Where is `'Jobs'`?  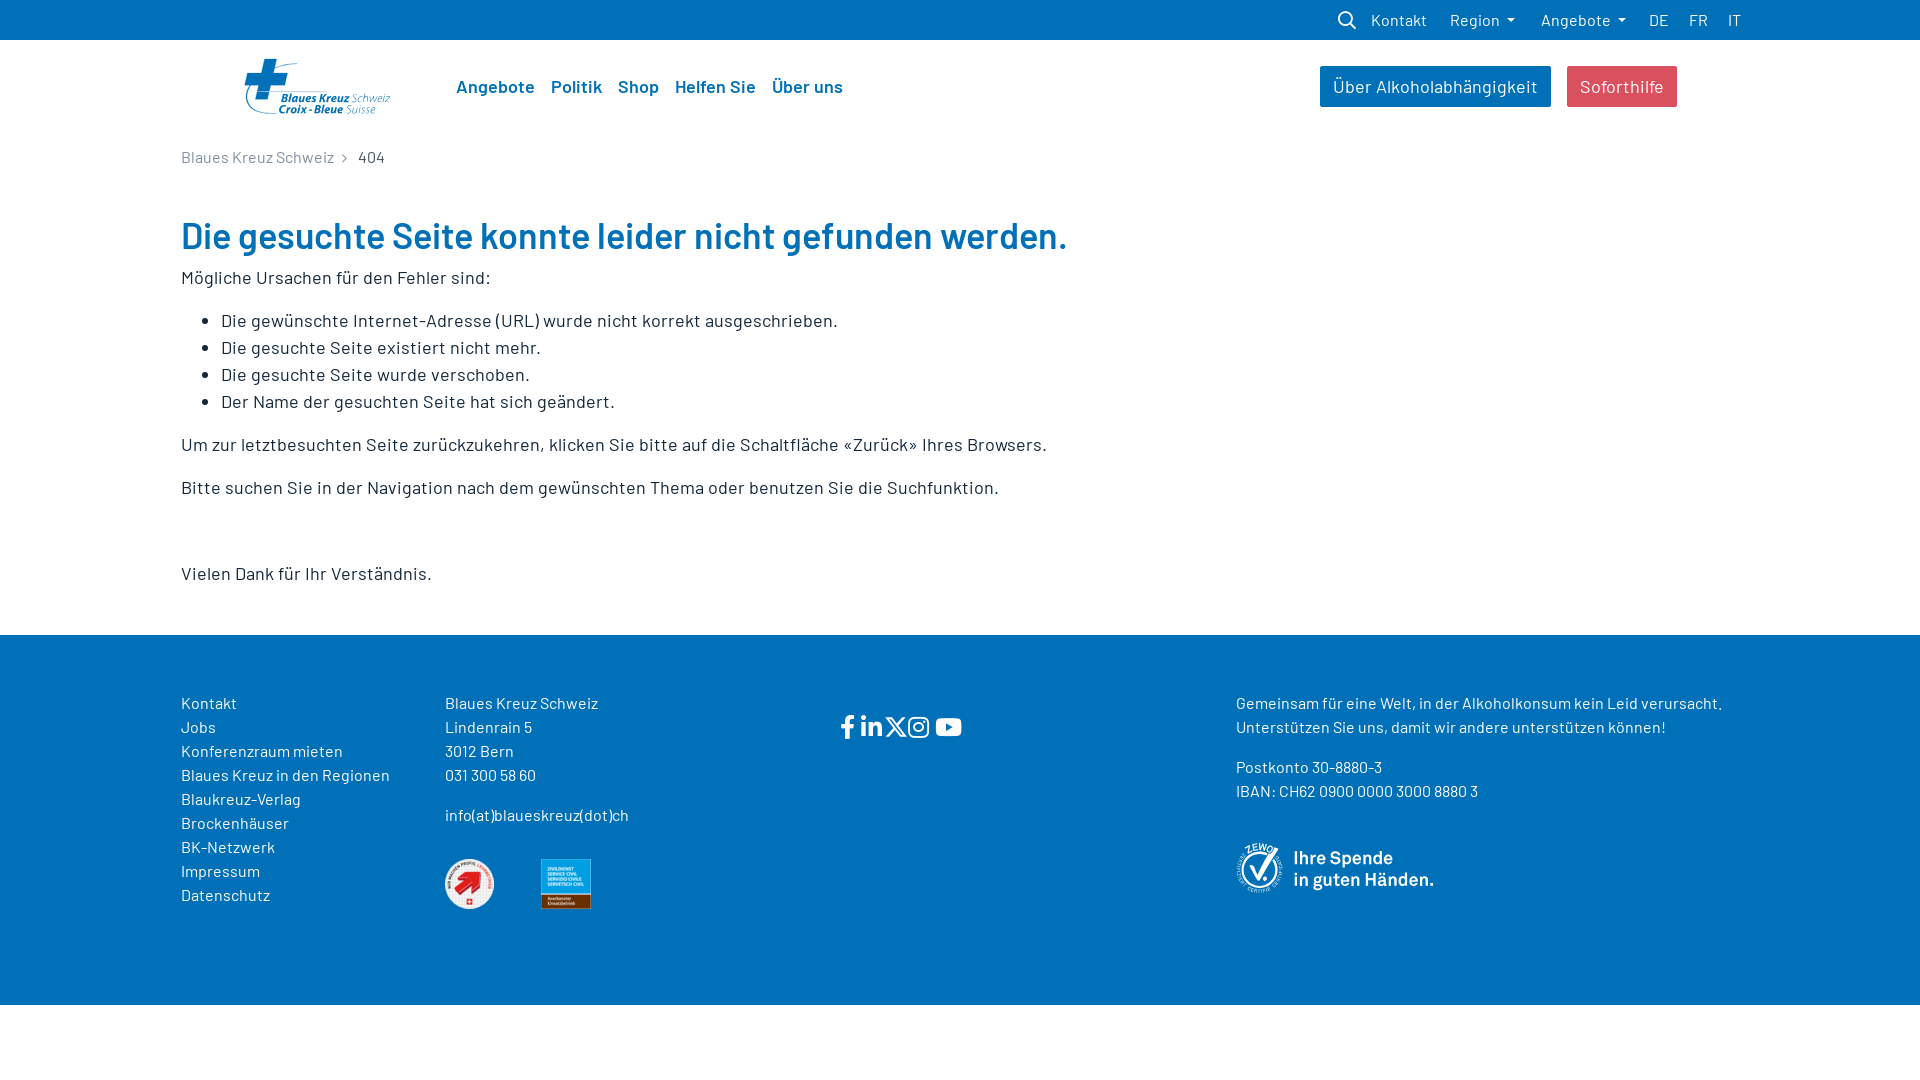
'Jobs' is located at coordinates (181, 726).